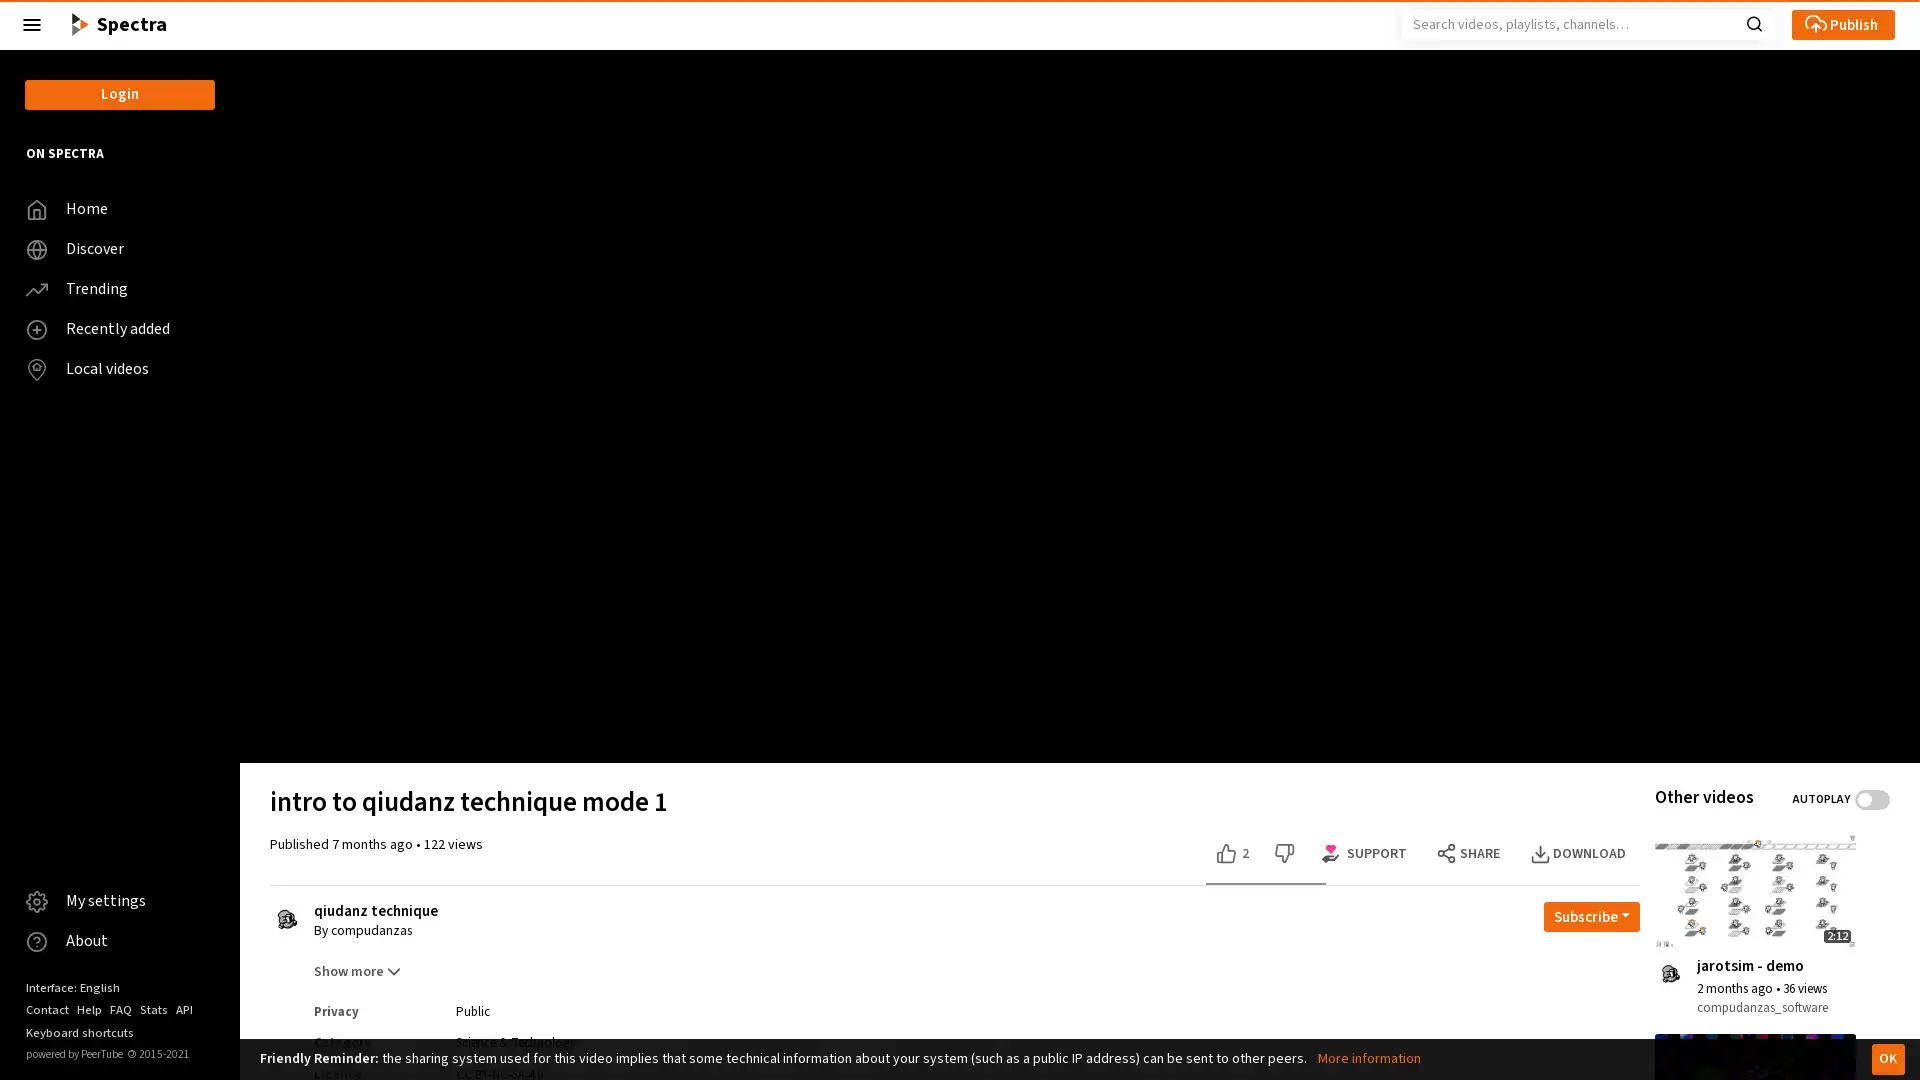 This screenshot has height=1080, width=1920. I want to click on DOWNLOAD, so click(1578, 853).